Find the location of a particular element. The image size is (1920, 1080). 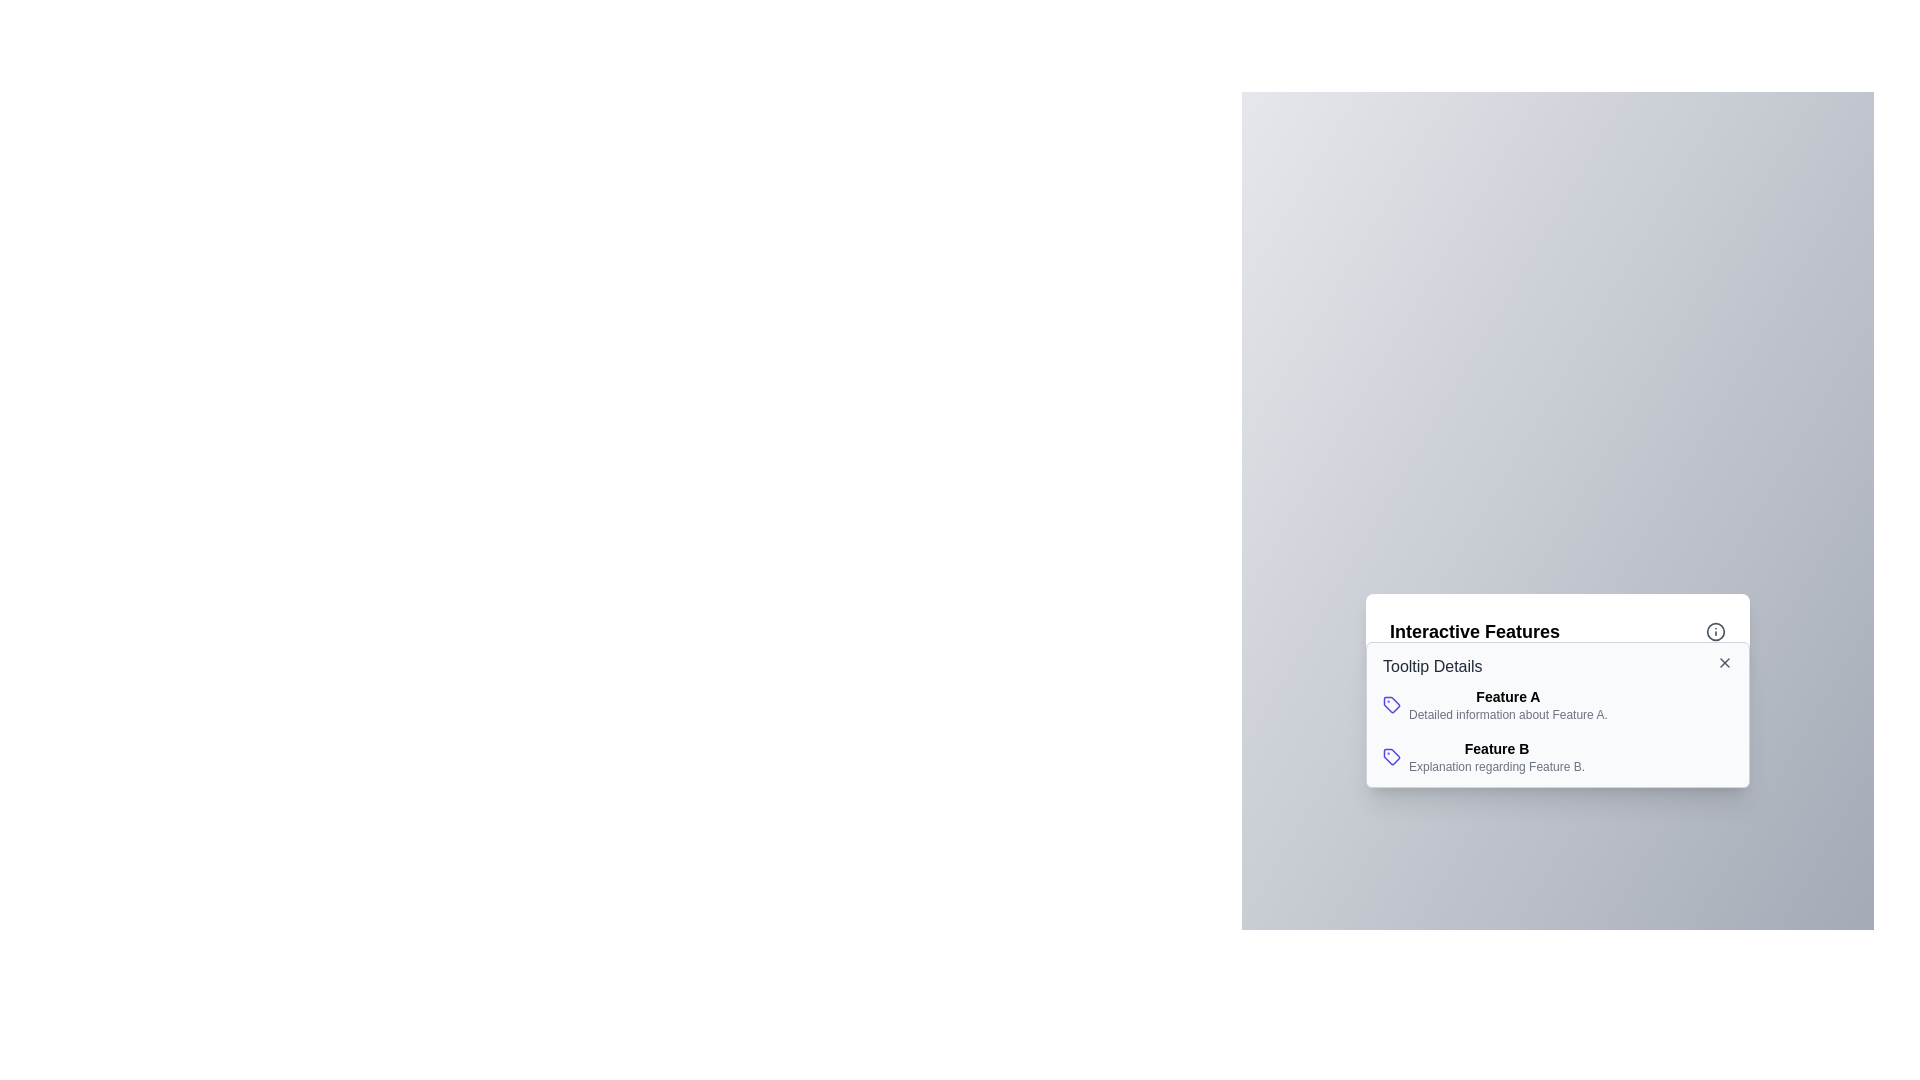

the SVG icon resembling a tag located next to the text 'Feature B' for further functionality is located at coordinates (1391, 756).